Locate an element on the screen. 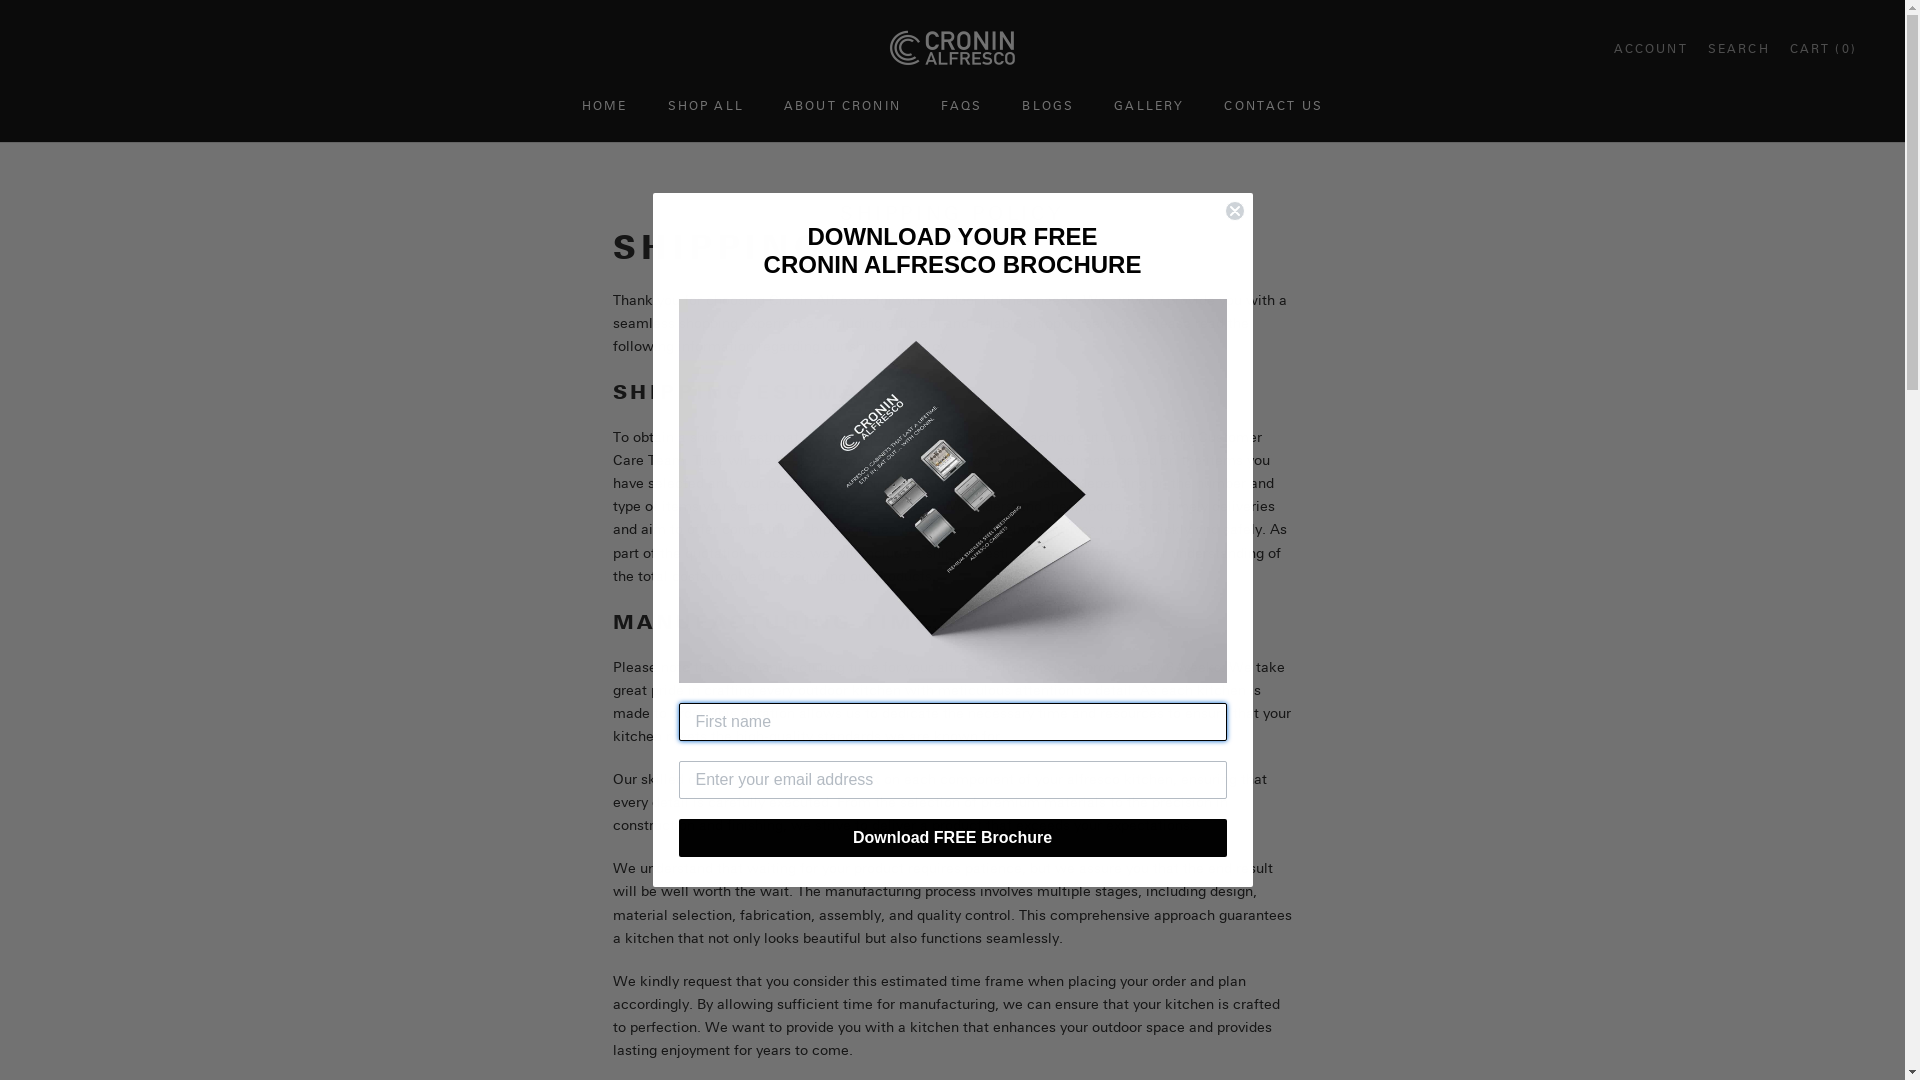  'Close dialog 1' is located at coordinates (1223, 211).